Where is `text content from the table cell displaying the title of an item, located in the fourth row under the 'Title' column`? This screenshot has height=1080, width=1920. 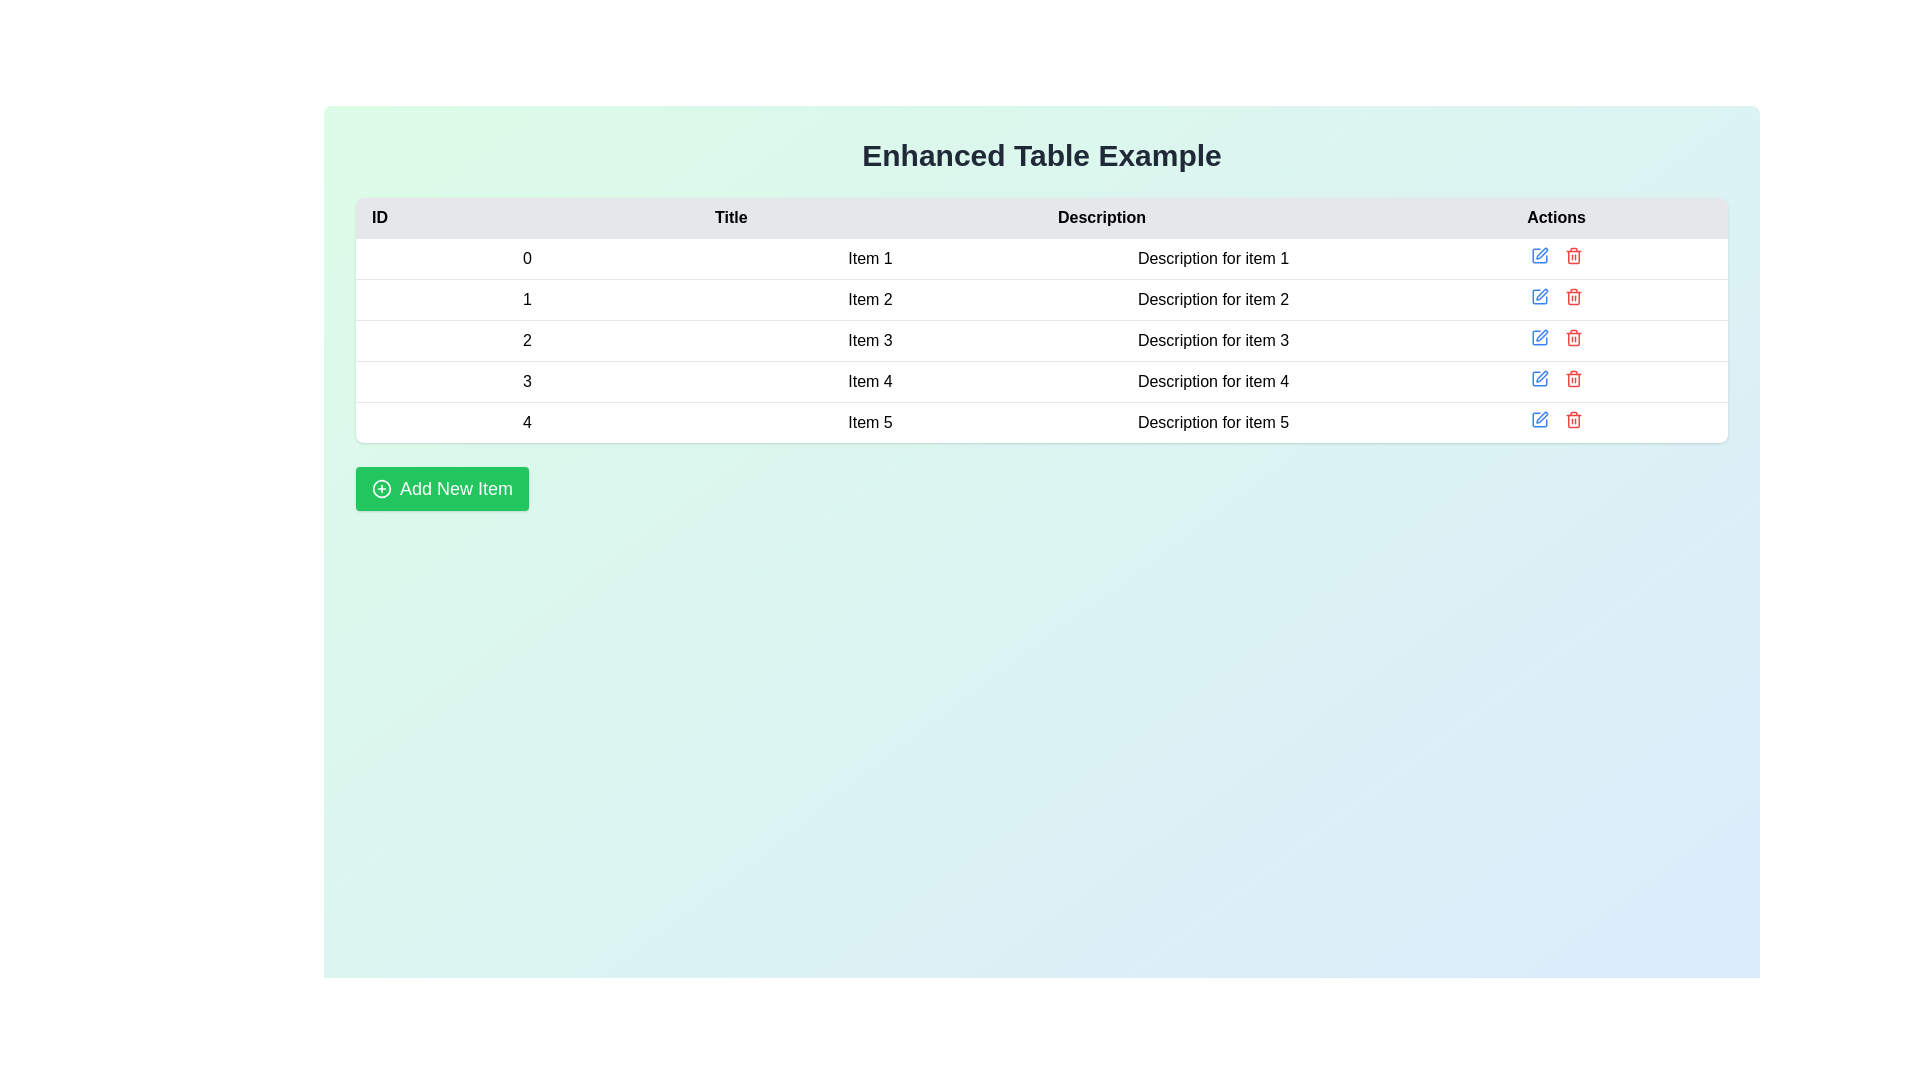
text content from the table cell displaying the title of an item, located in the fourth row under the 'Title' column is located at coordinates (870, 381).